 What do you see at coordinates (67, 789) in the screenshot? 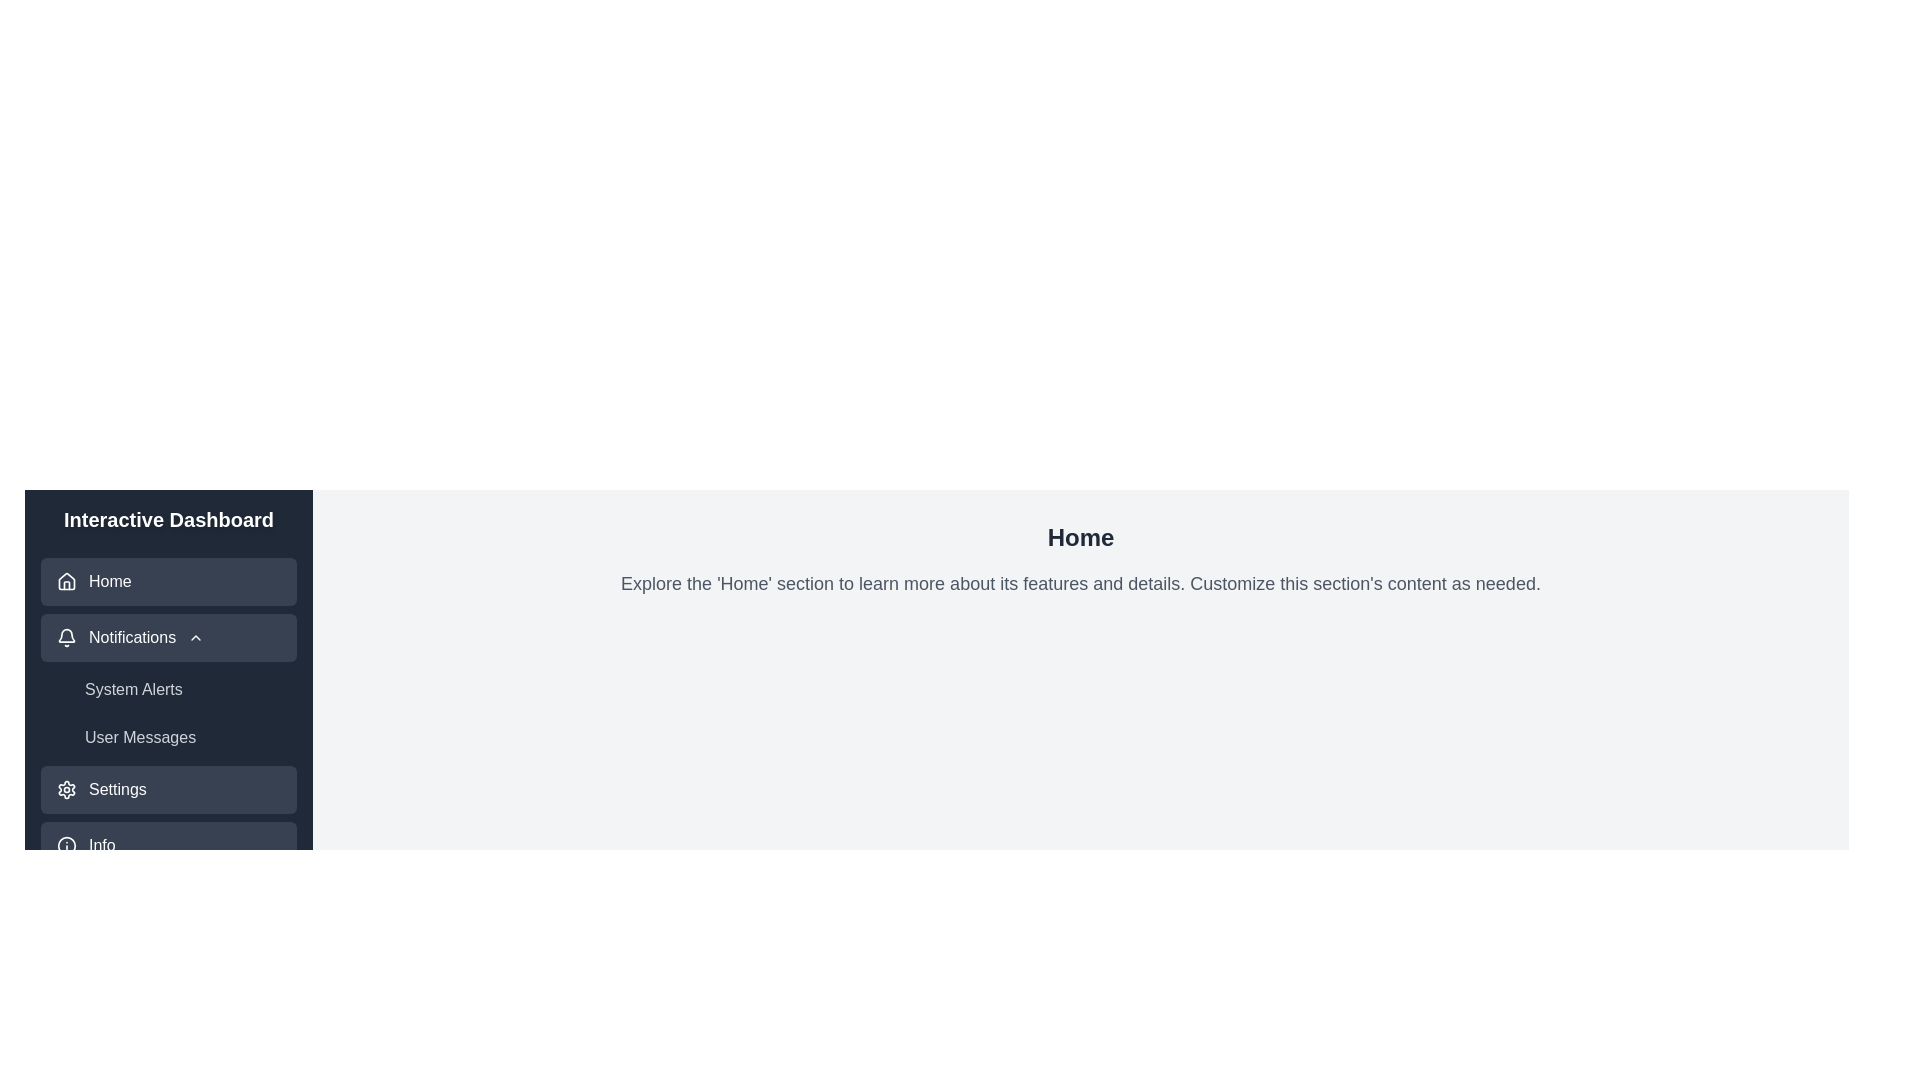
I see `the settings icon located in the left sidebar, which is positioned to the left of the 'Settings' text in the fourth item group of the sidebar menu` at bounding box center [67, 789].